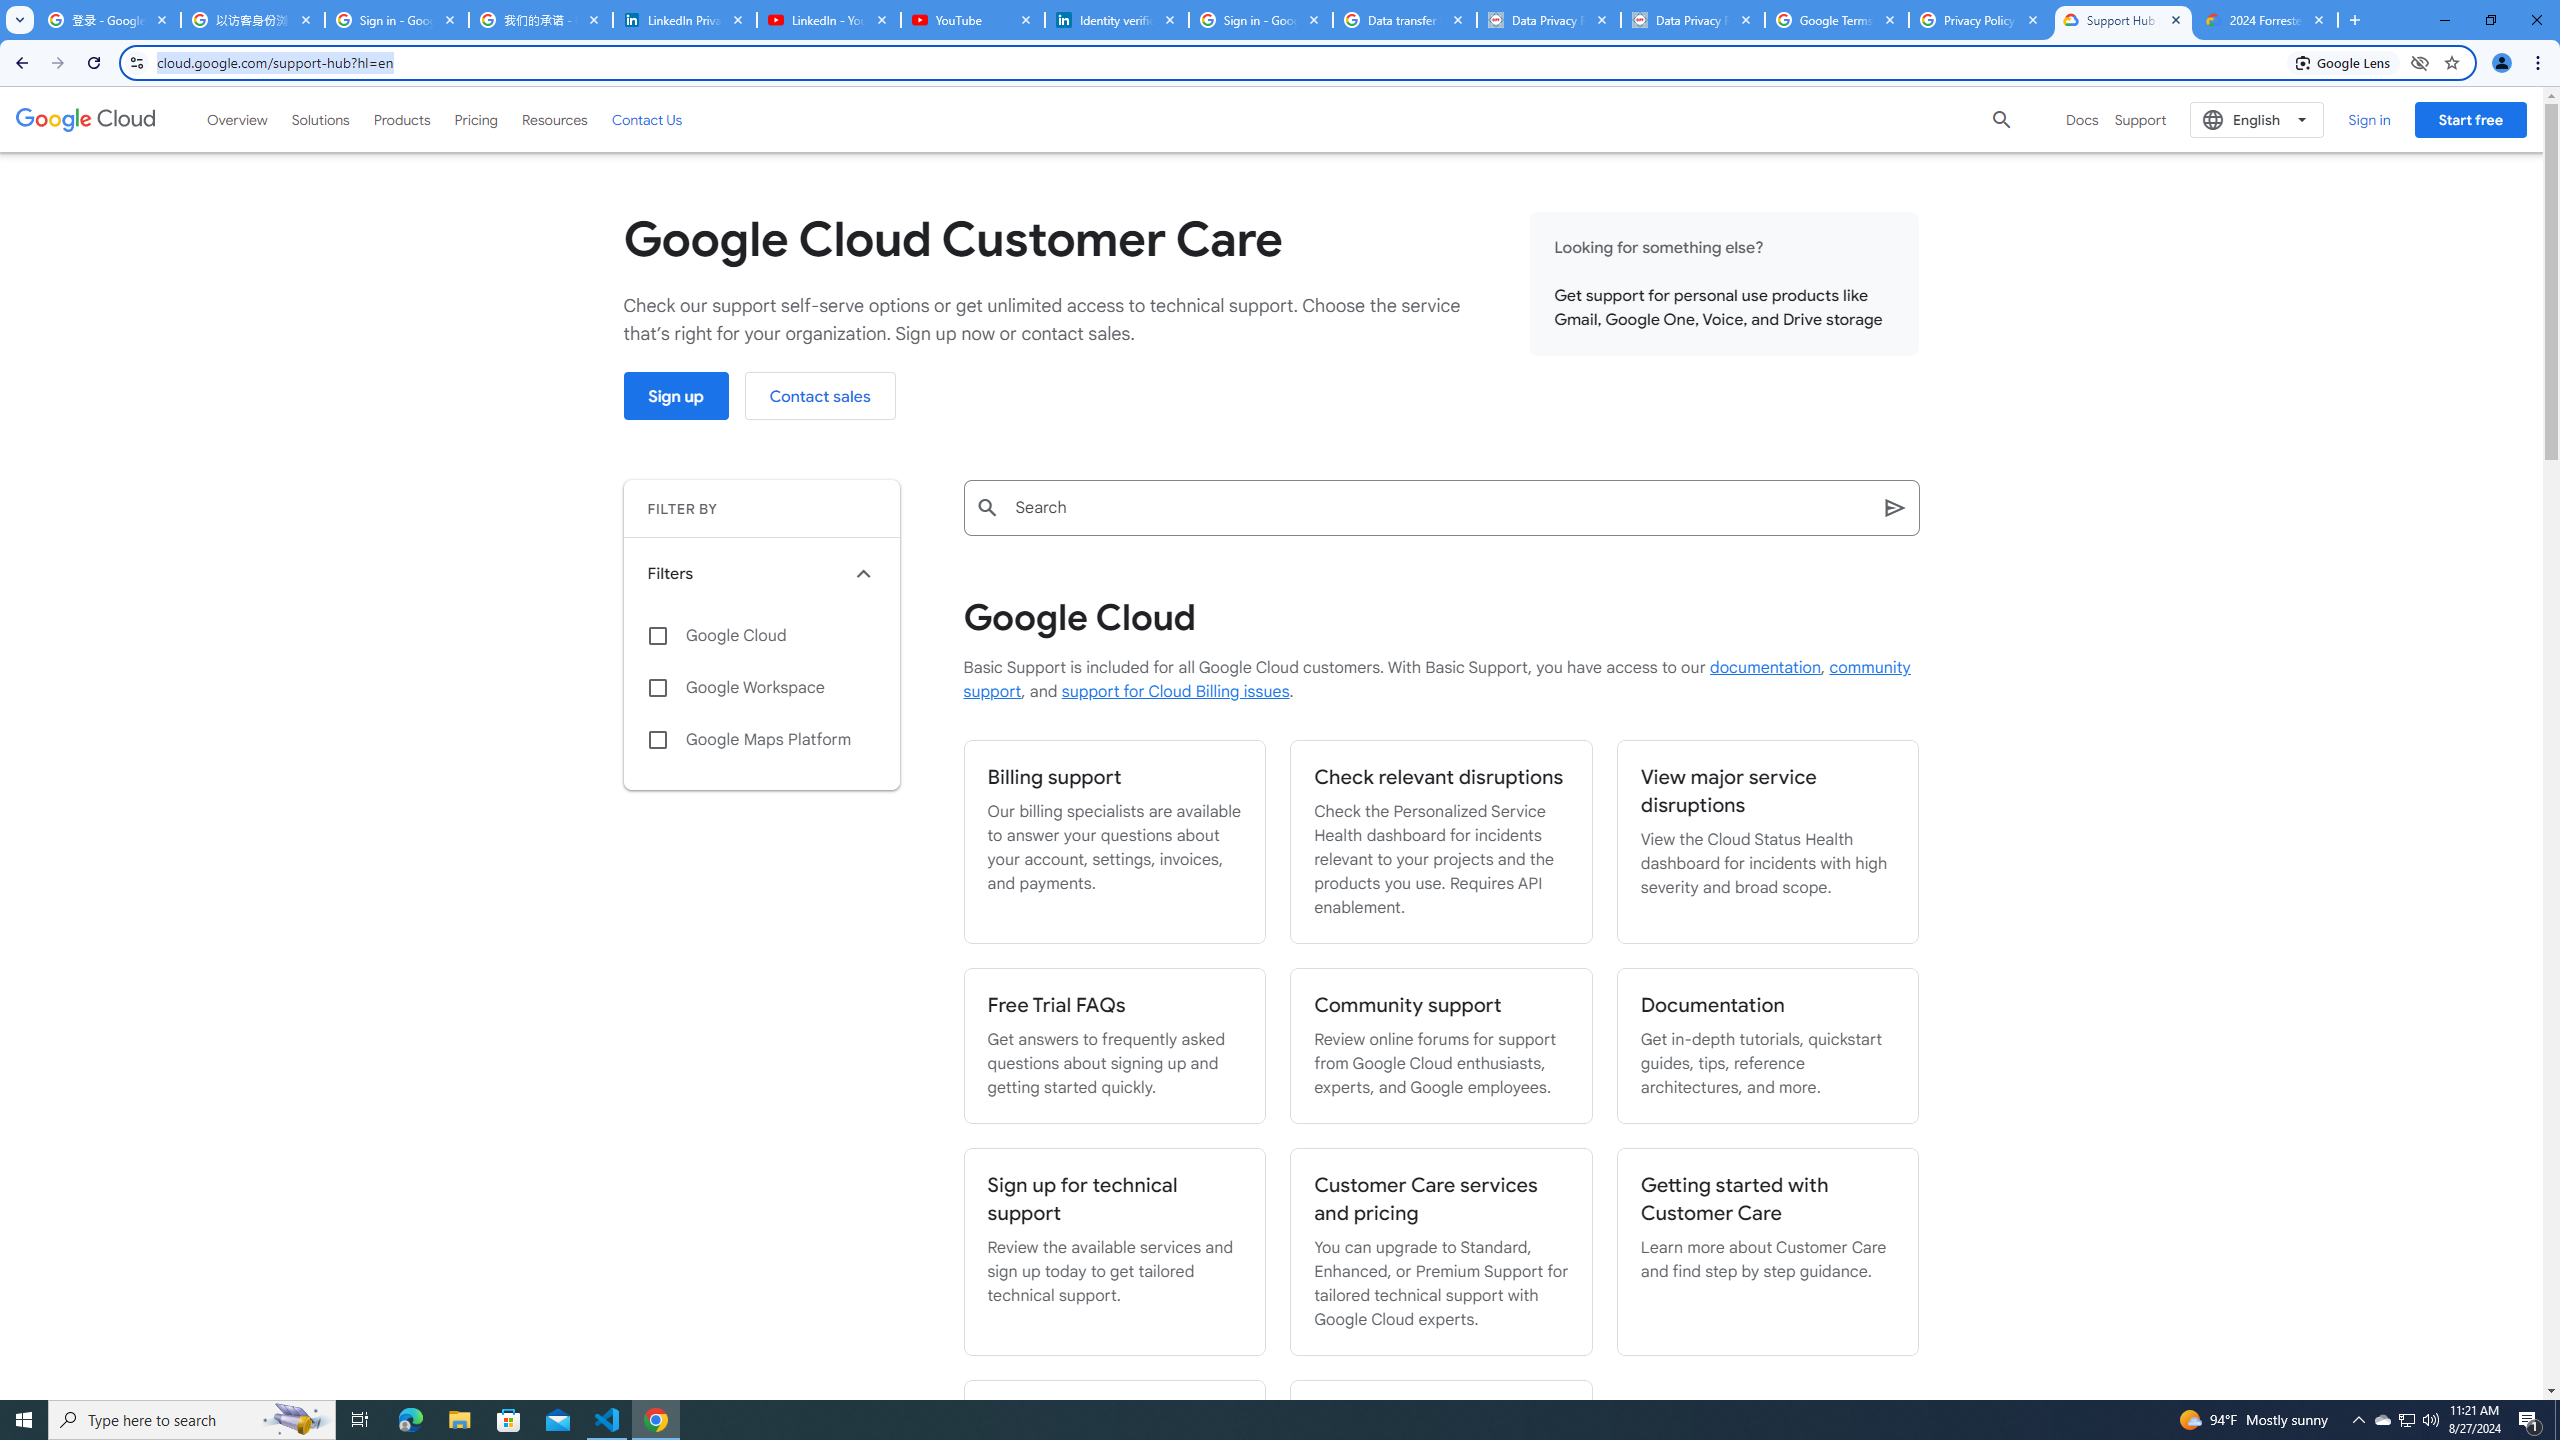  I want to click on 'Google Maps Platform', so click(761, 739).